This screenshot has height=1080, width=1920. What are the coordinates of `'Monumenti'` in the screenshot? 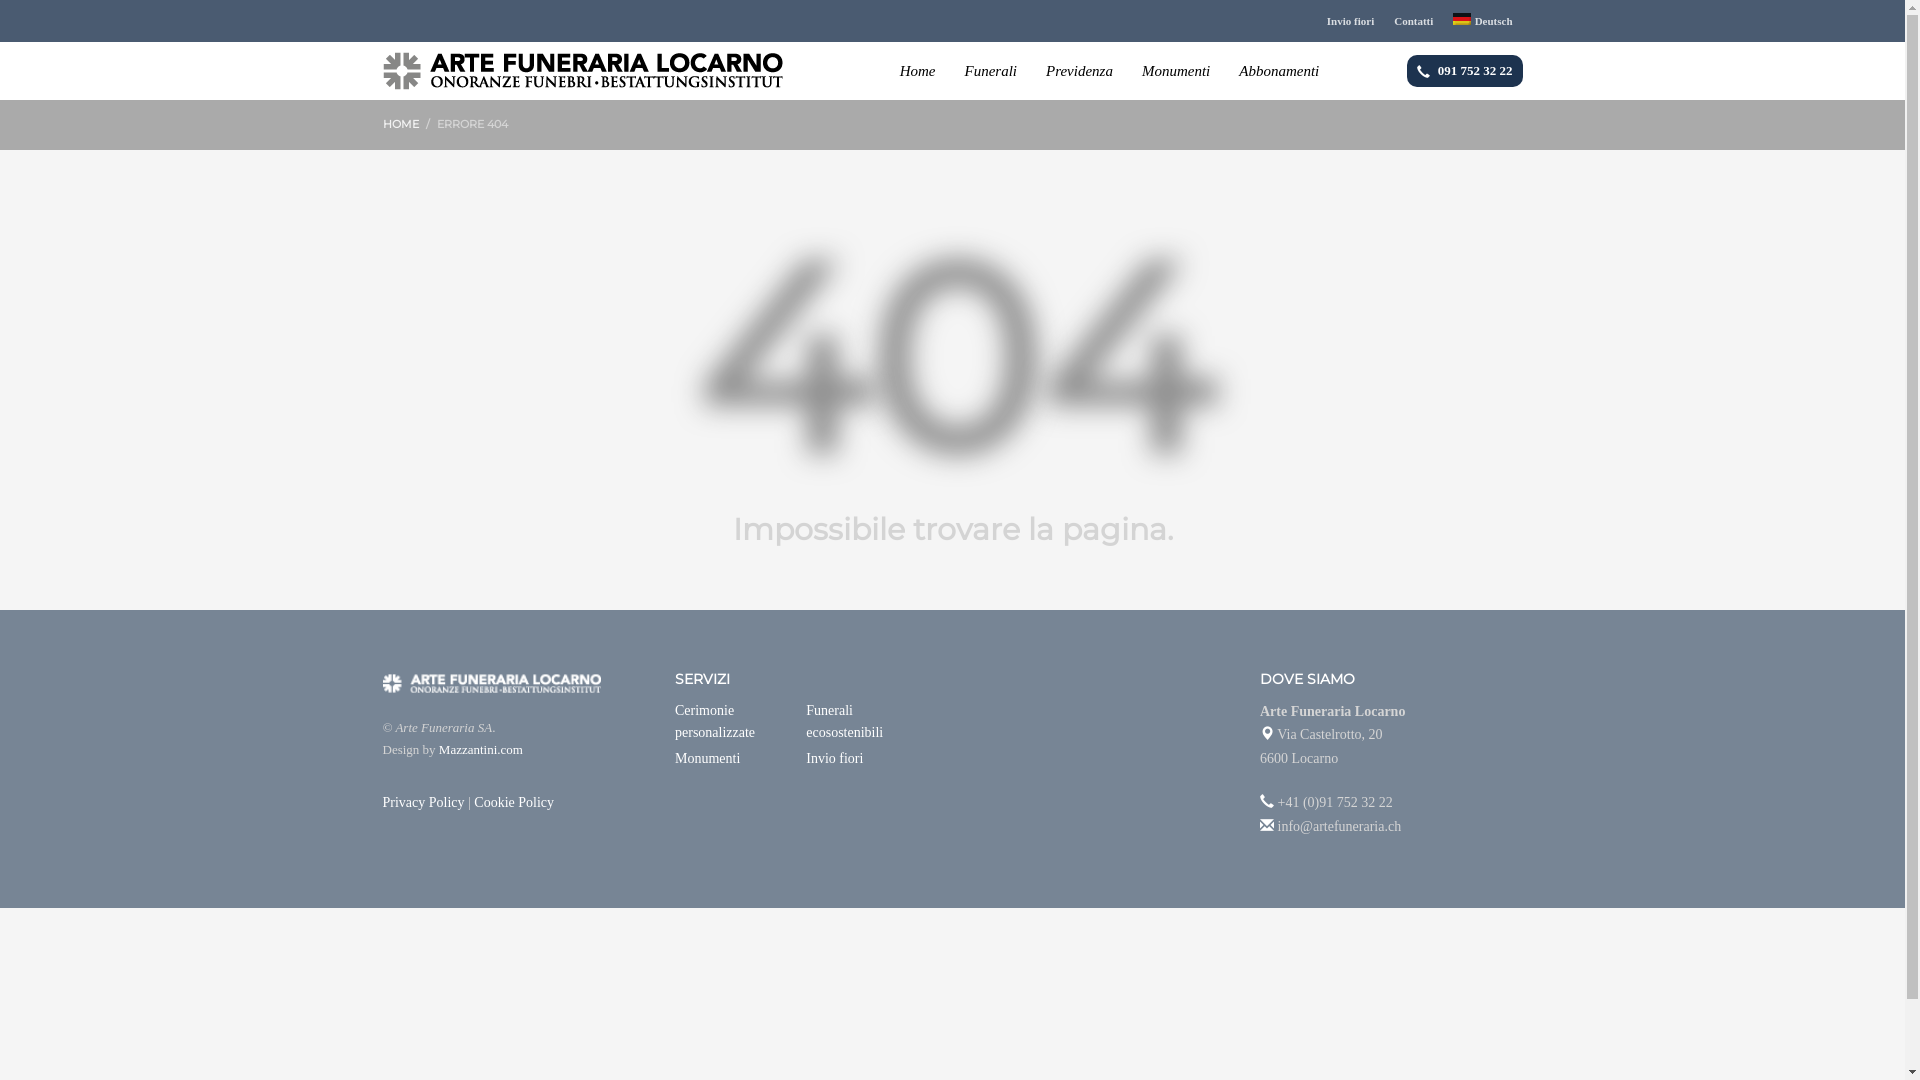 It's located at (739, 759).